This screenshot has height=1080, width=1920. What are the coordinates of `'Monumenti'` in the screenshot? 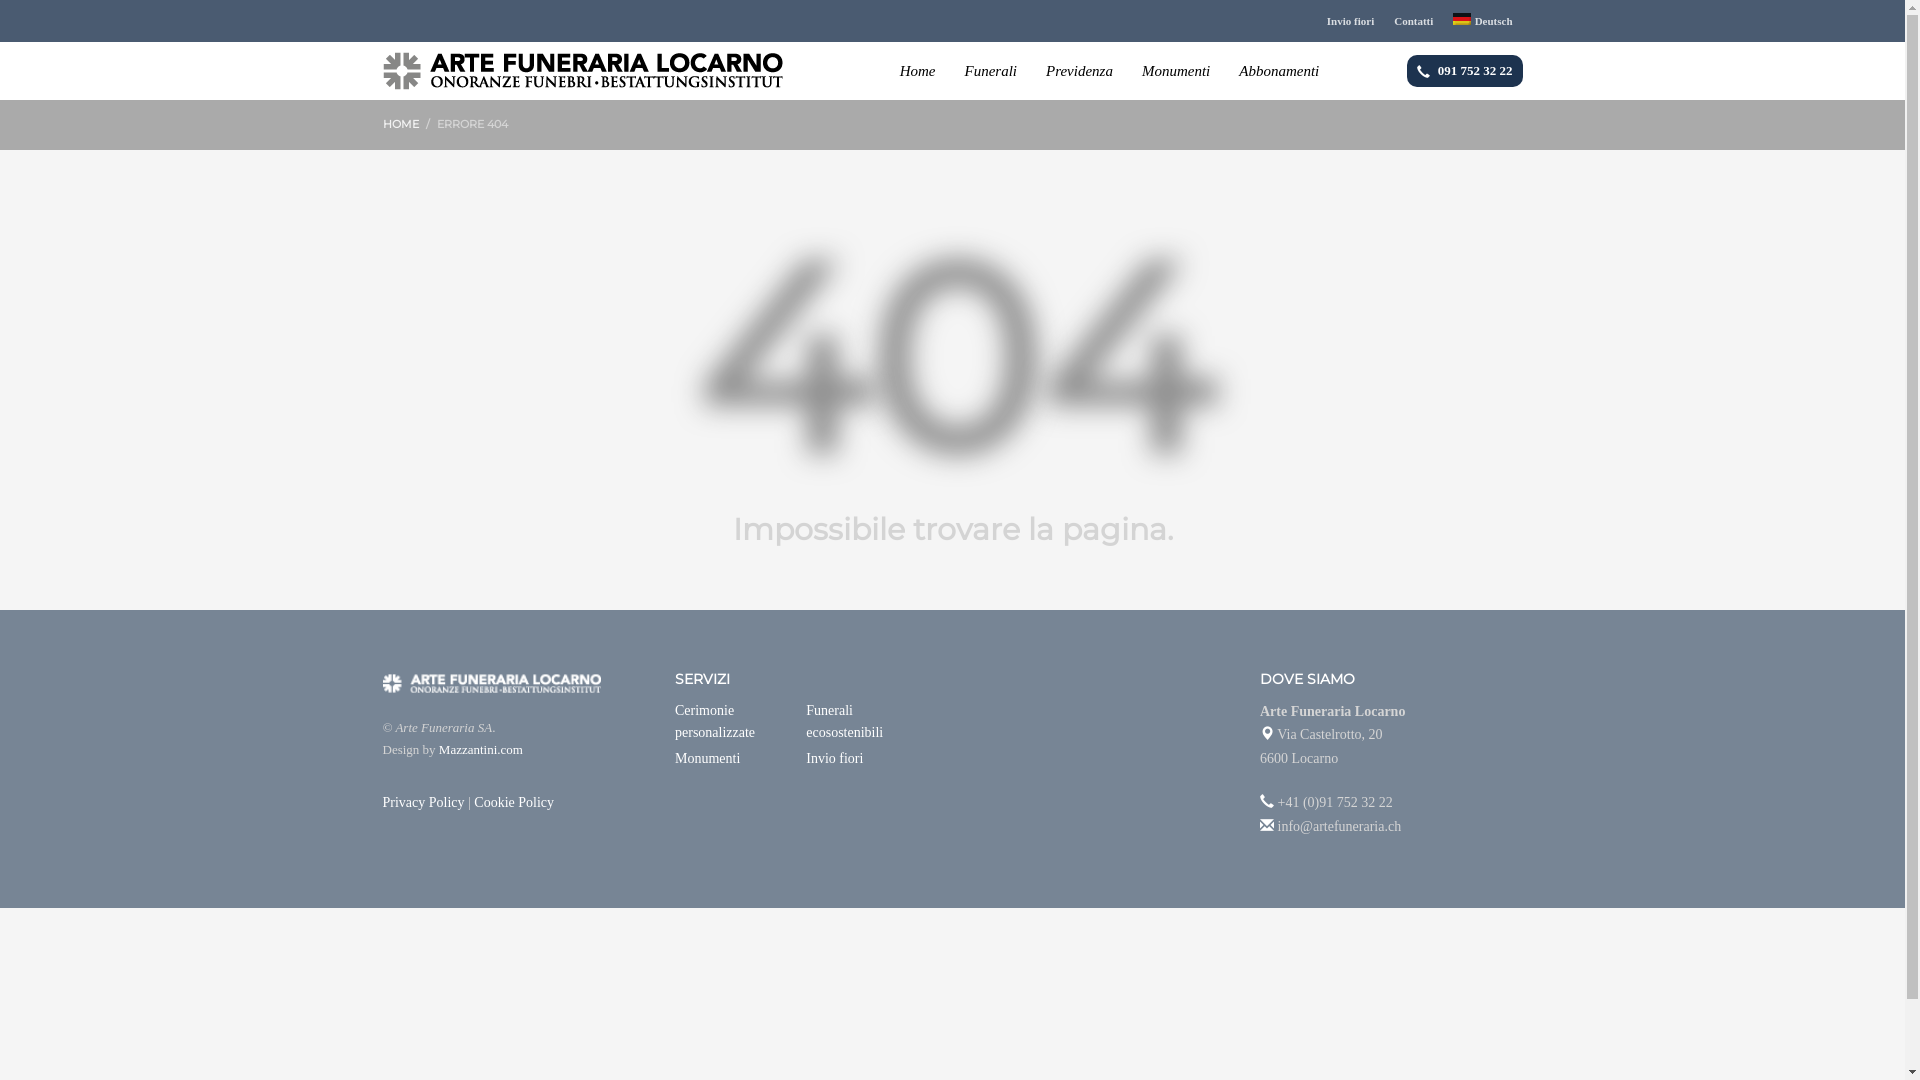 It's located at (739, 759).